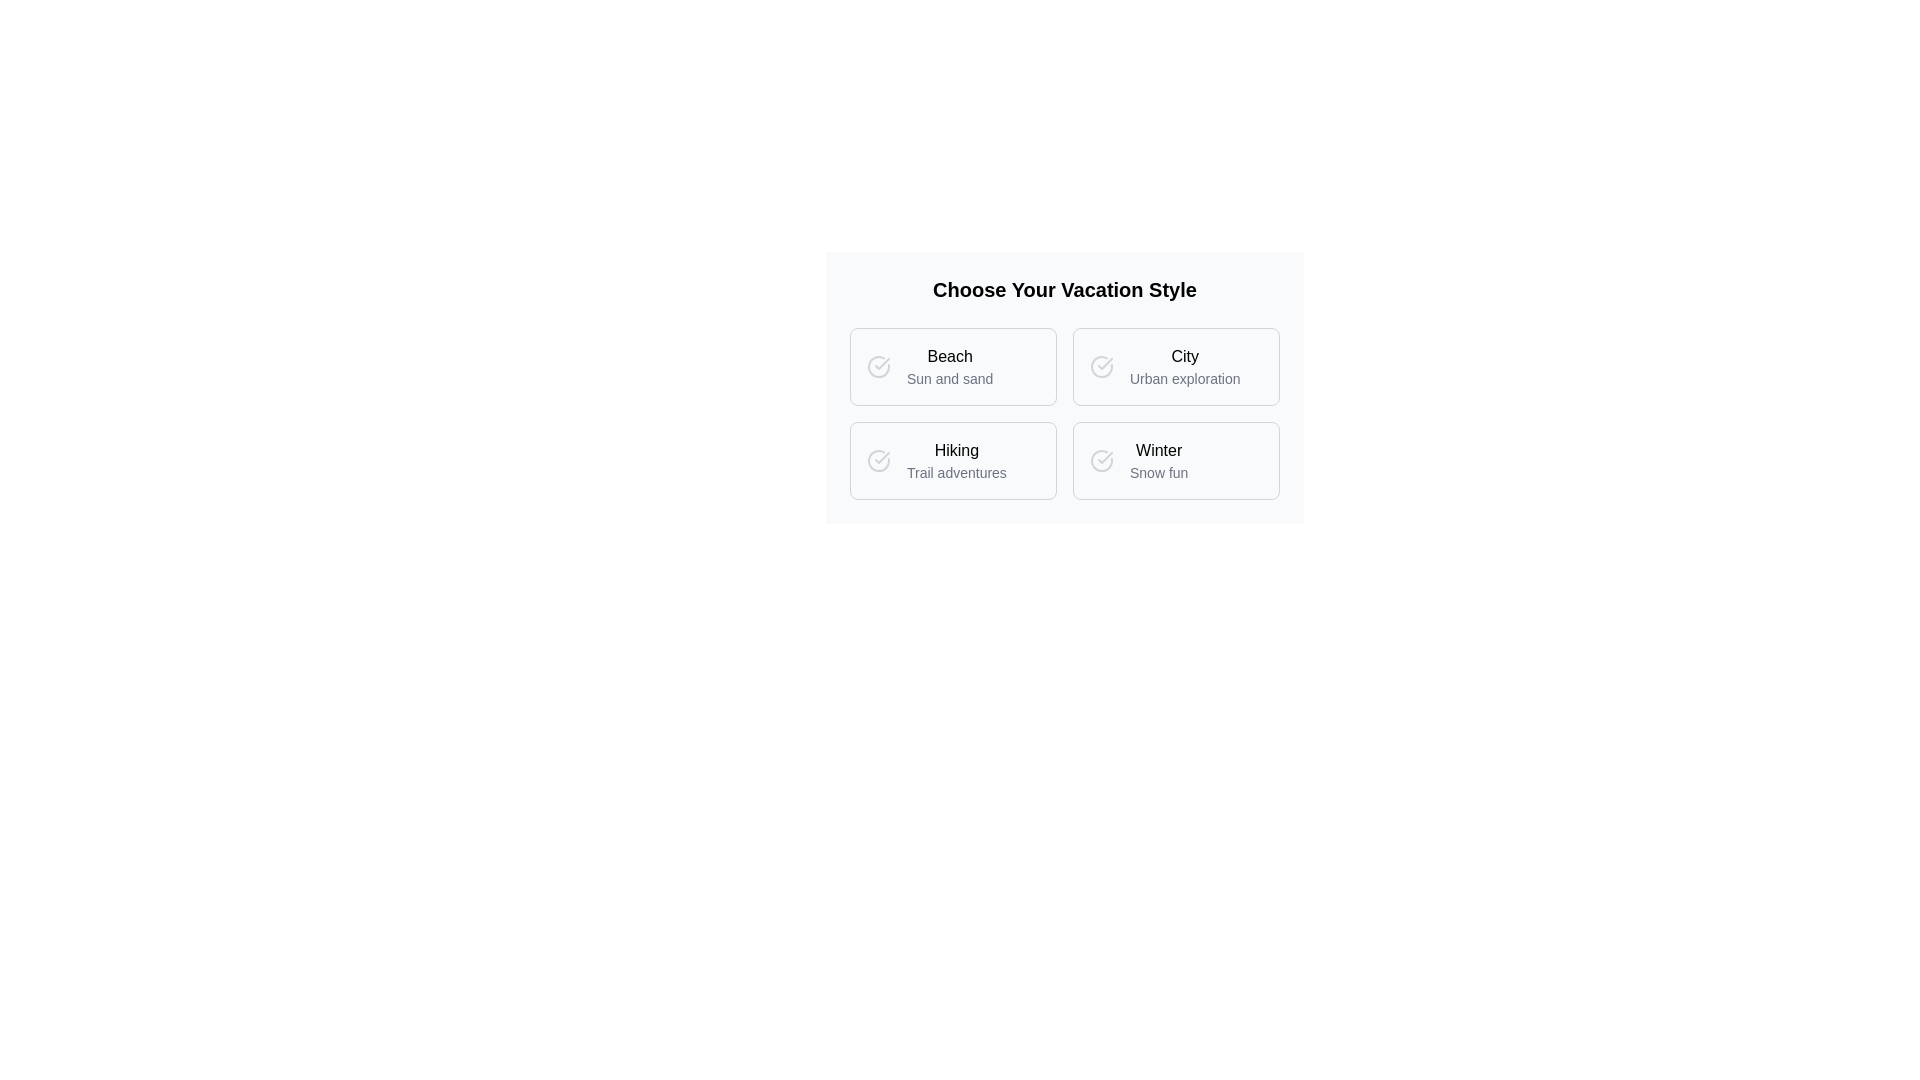  I want to click on the 'Hiking' option button, so click(952, 461).